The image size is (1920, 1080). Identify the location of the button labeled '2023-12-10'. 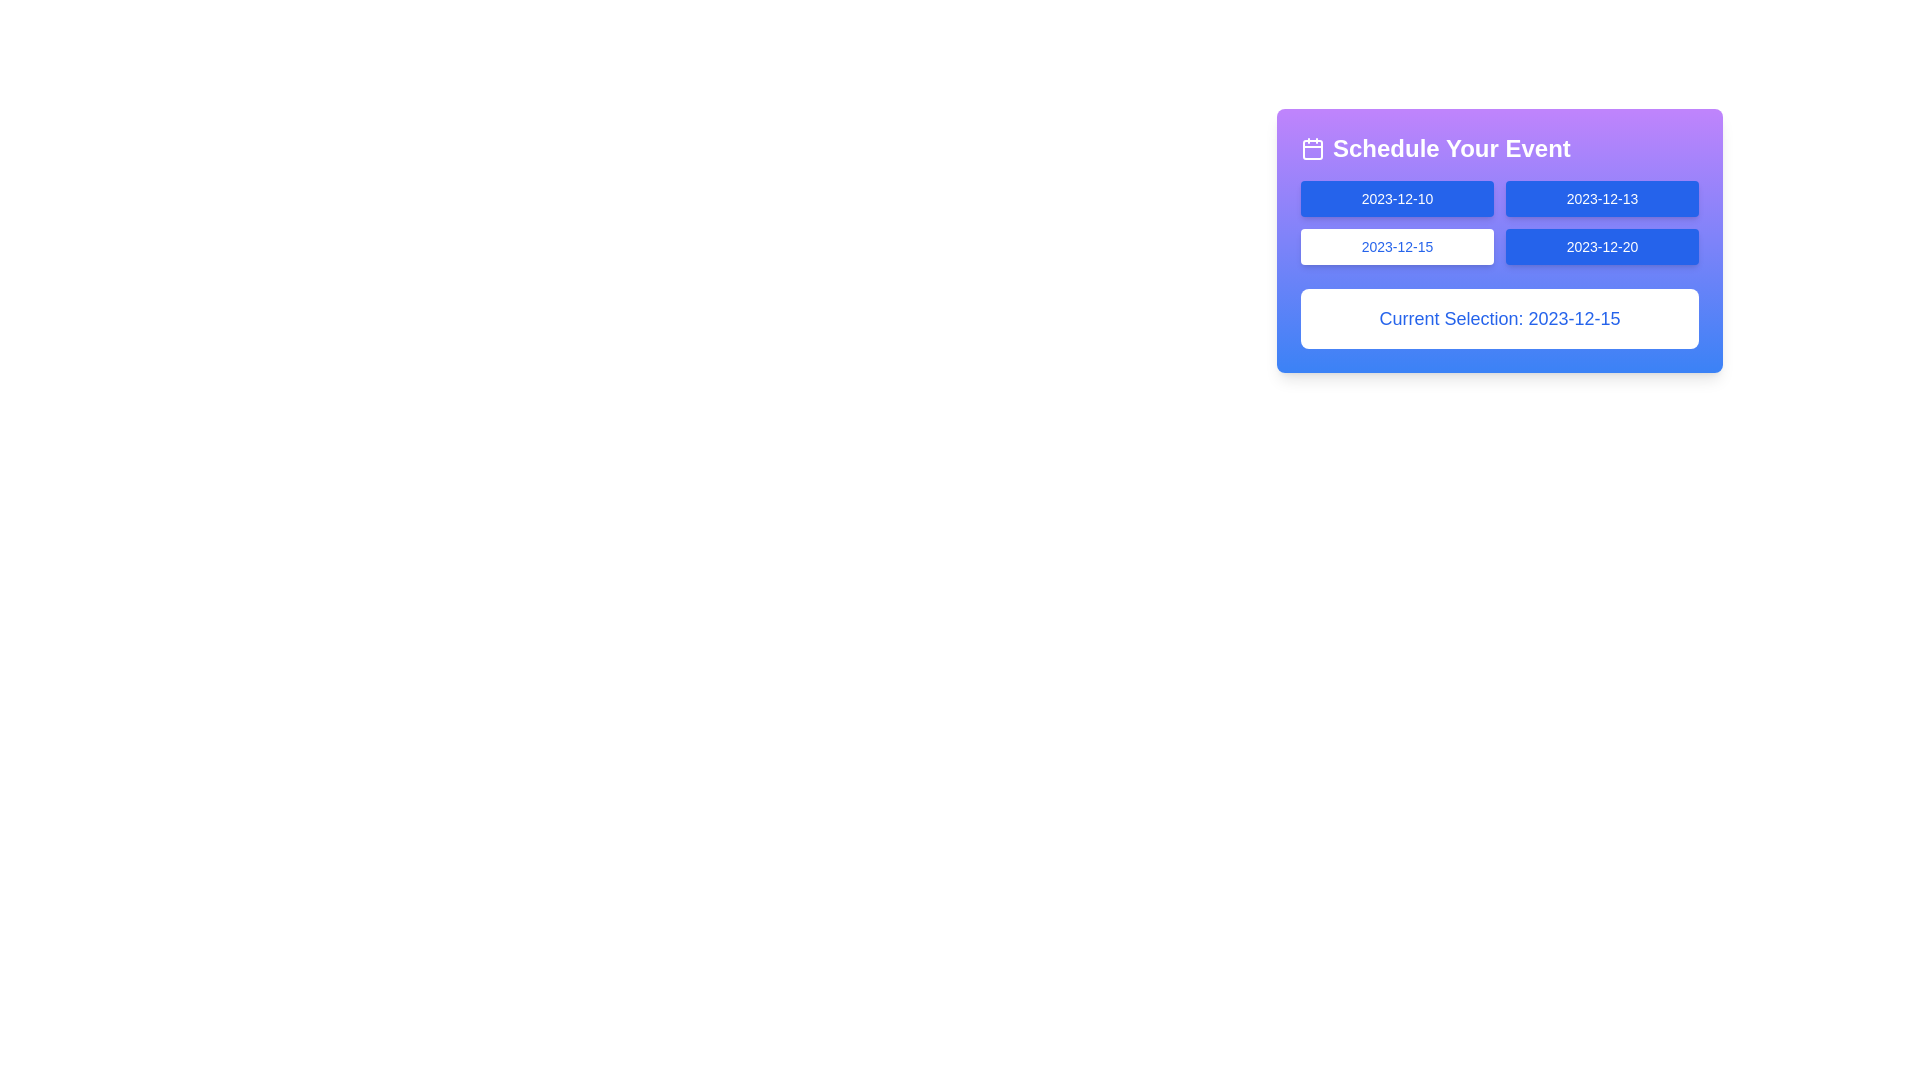
(1396, 199).